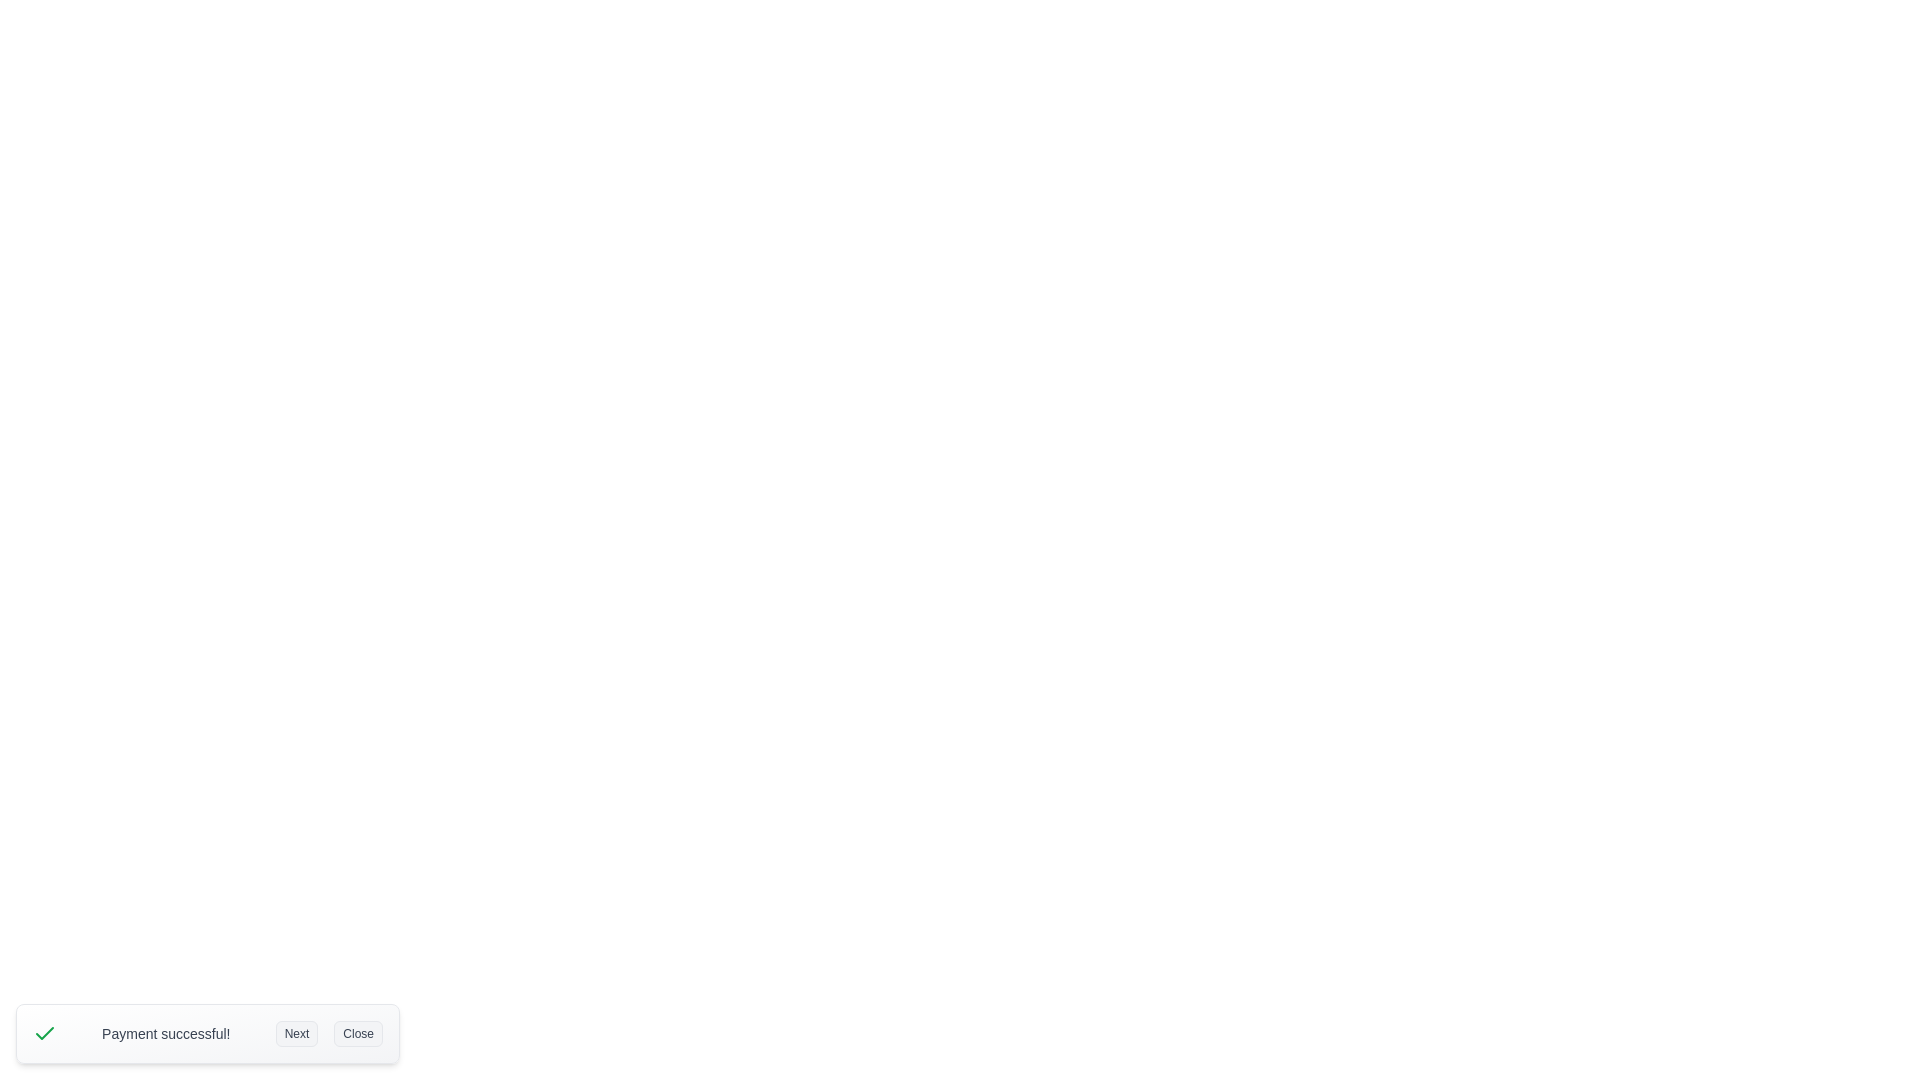  Describe the element at coordinates (358, 1033) in the screenshot. I see `the 'Close' button to hide the notification bar` at that location.